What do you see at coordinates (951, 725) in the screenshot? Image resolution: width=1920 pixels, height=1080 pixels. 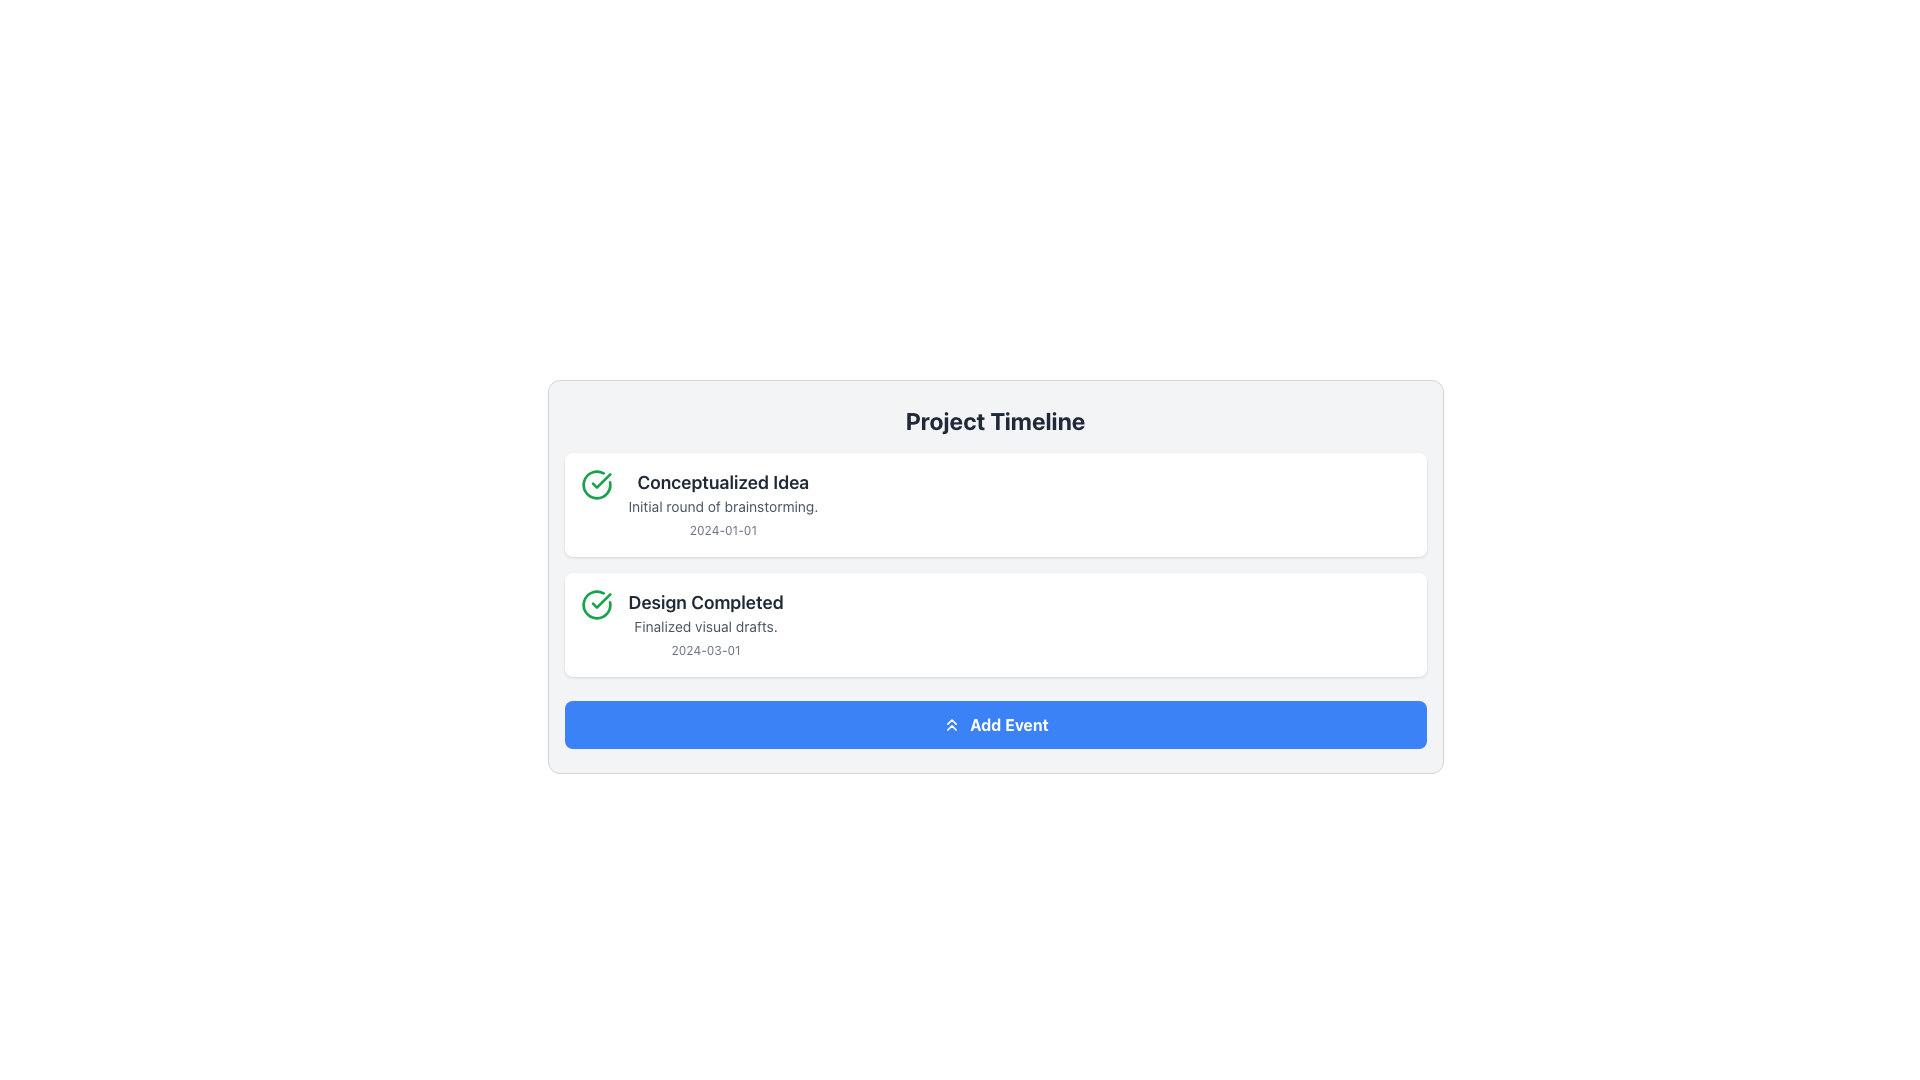 I see `the upward double-chevrons icon located in the blue 'Add Event' button at the bottom center of the layout` at bounding box center [951, 725].